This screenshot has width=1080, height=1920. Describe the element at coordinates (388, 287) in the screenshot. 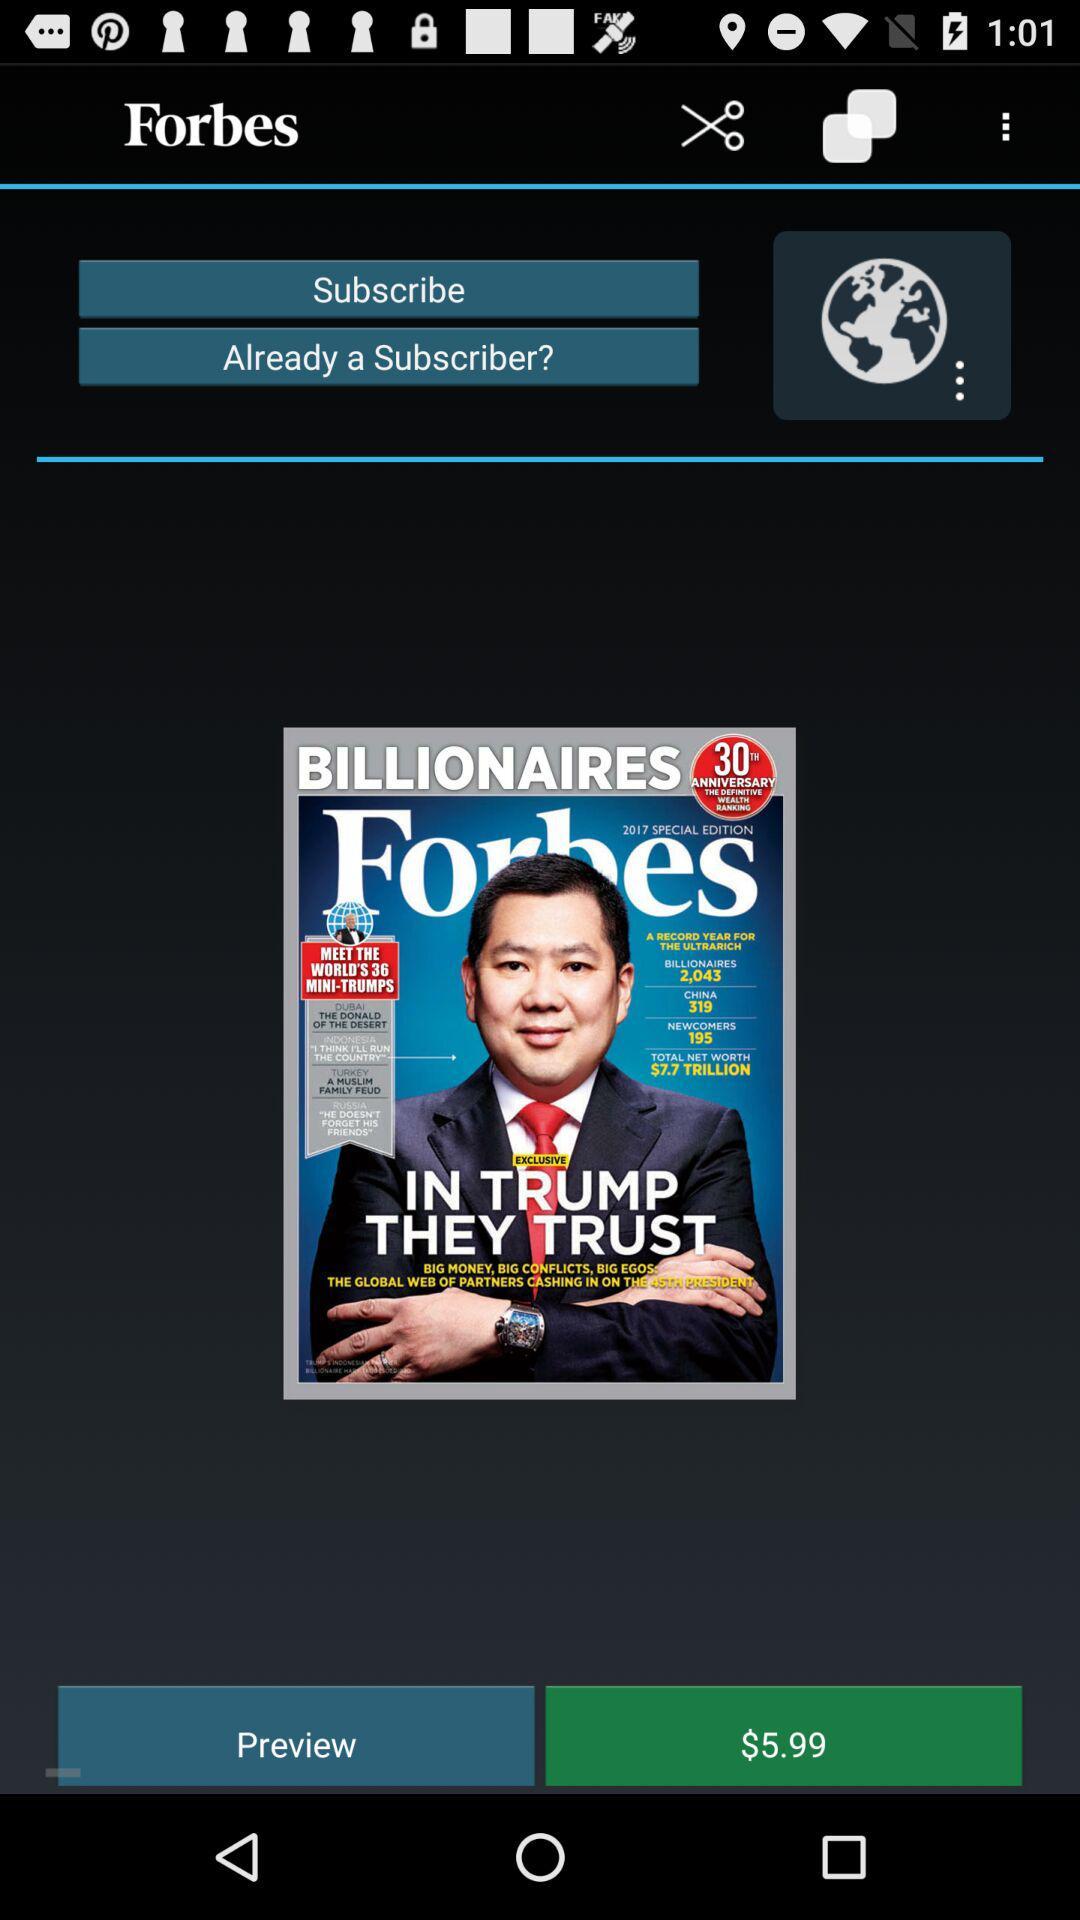

I see `subscribe` at that location.